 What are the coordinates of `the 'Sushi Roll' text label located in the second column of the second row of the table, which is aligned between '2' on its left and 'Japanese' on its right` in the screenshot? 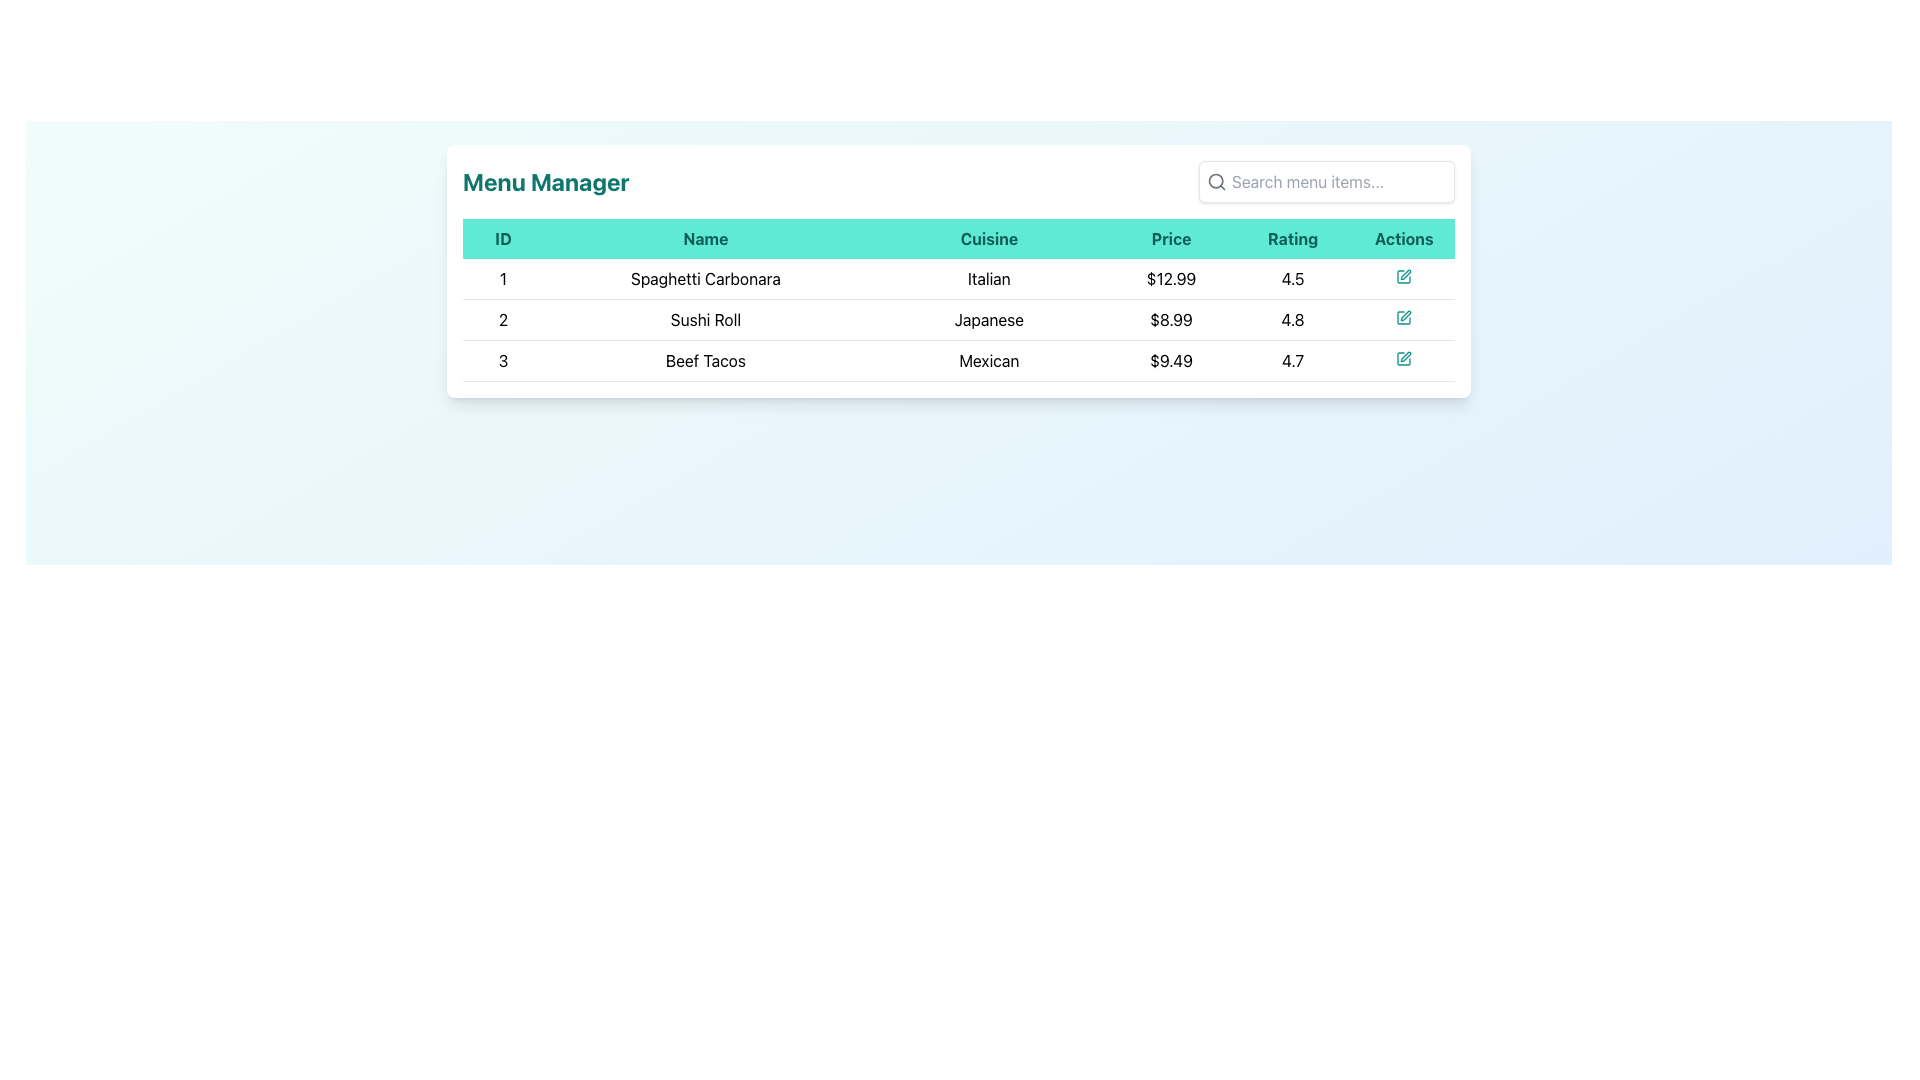 It's located at (705, 319).